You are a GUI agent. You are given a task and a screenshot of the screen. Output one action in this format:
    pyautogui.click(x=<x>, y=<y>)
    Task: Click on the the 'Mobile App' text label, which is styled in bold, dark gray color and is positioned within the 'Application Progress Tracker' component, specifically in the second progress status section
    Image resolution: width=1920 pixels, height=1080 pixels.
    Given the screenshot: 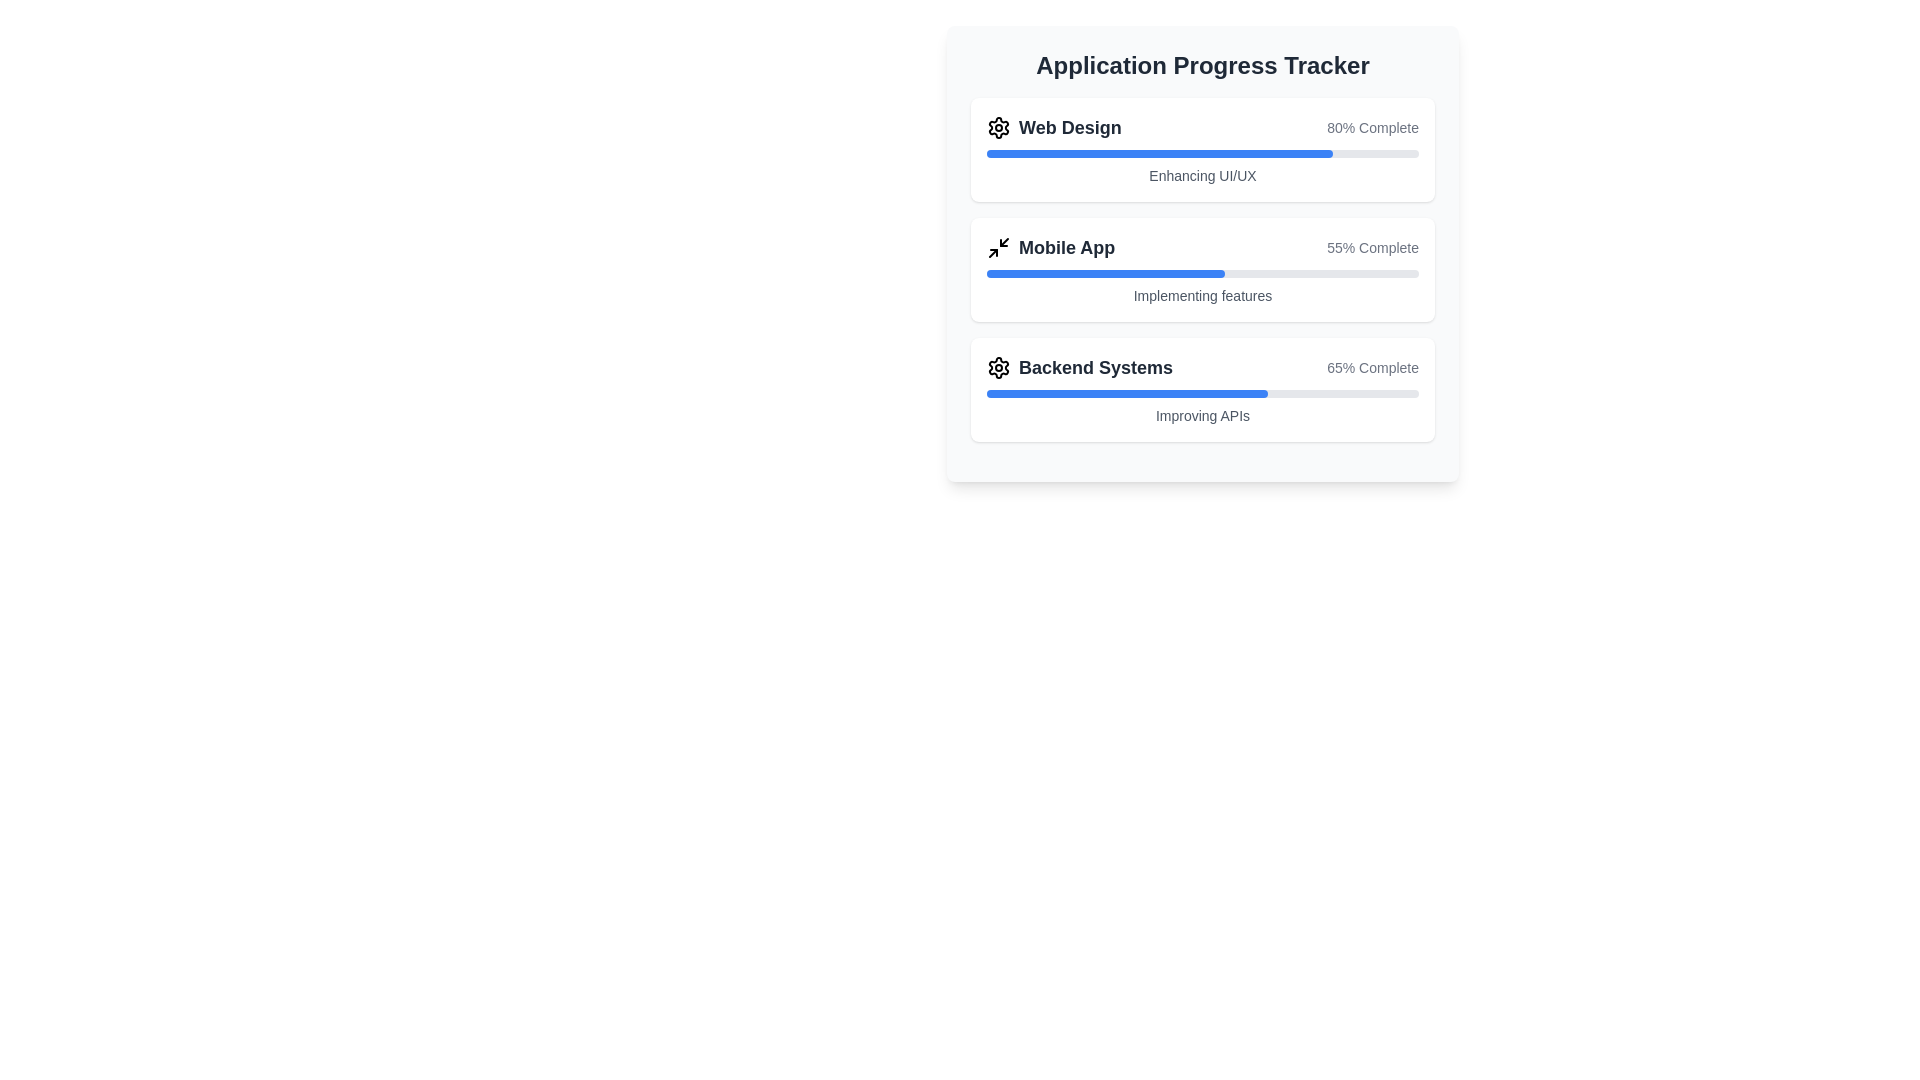 What is the action you would take?
    pyautogui.click(x=1066, y=246)
    